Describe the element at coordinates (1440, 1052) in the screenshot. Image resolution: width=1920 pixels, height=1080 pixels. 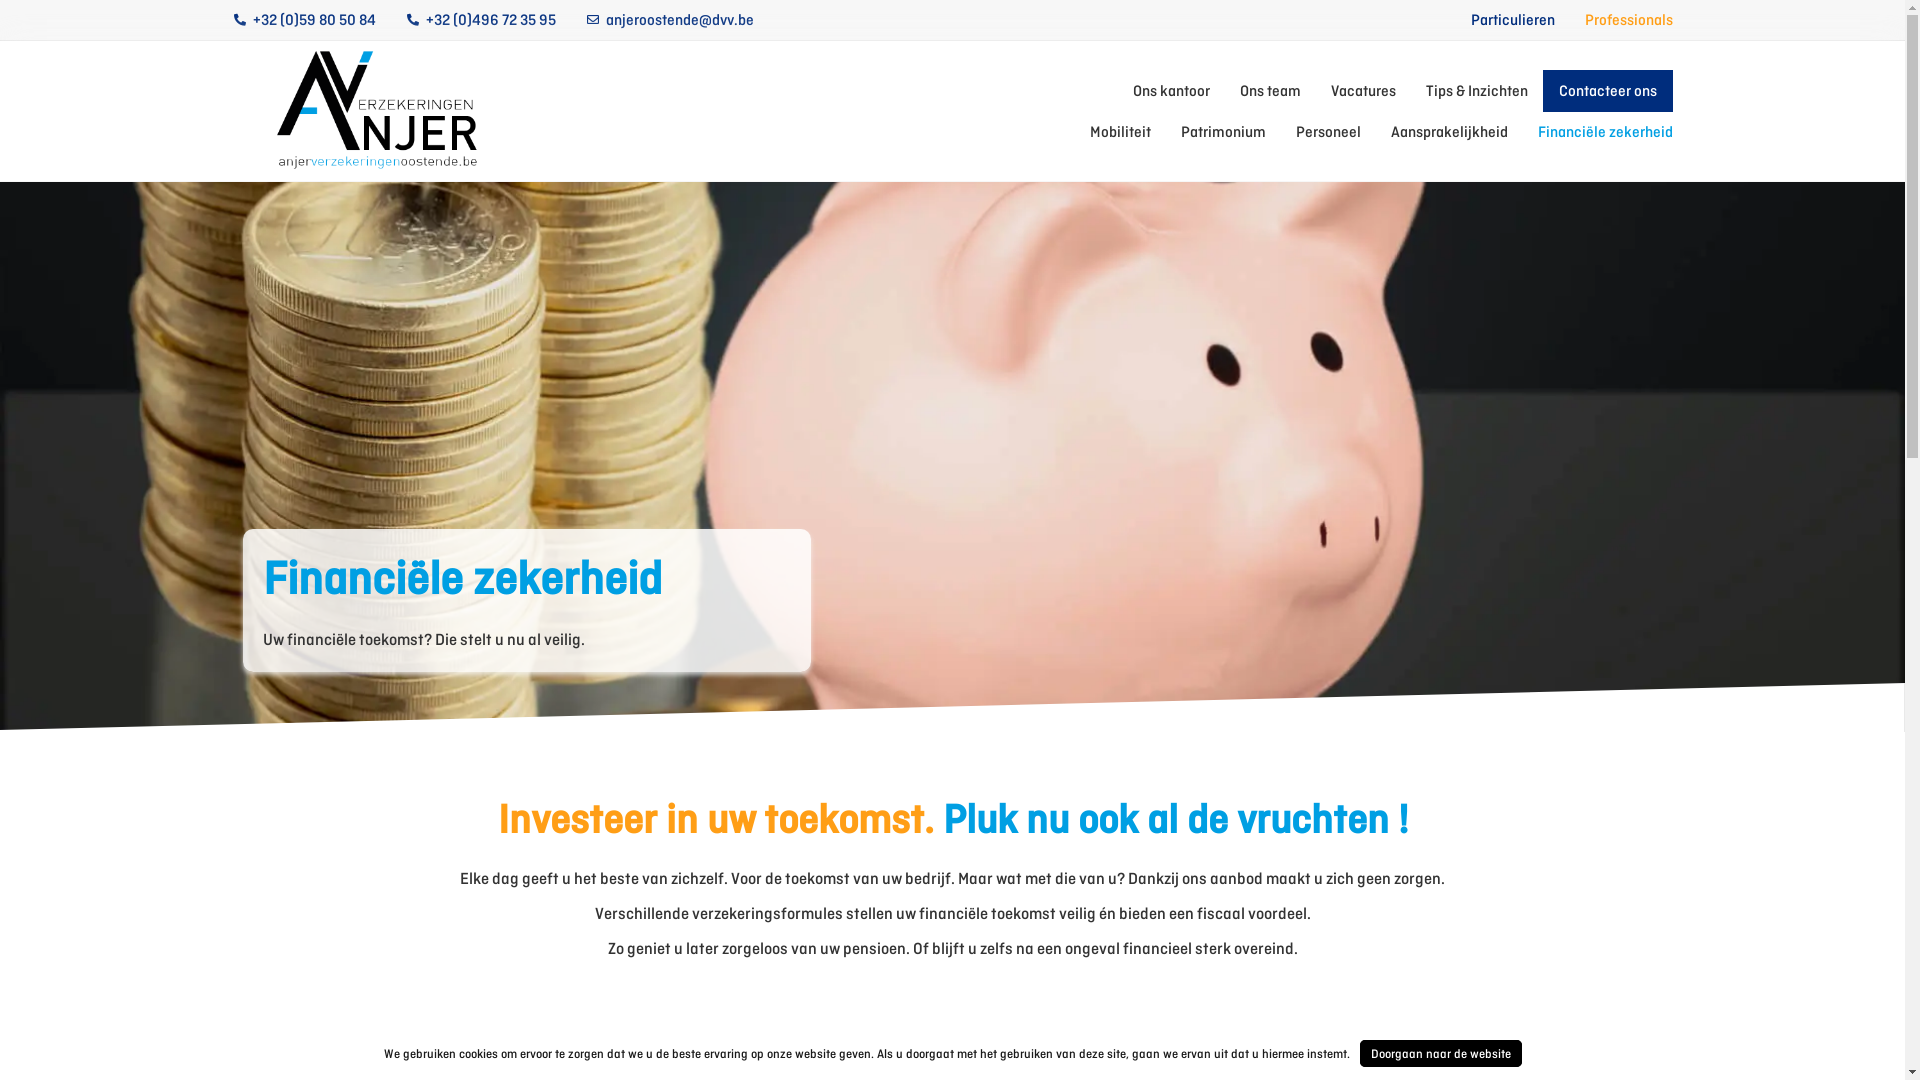
I see `'Doorgaan naar de website'` at that location.